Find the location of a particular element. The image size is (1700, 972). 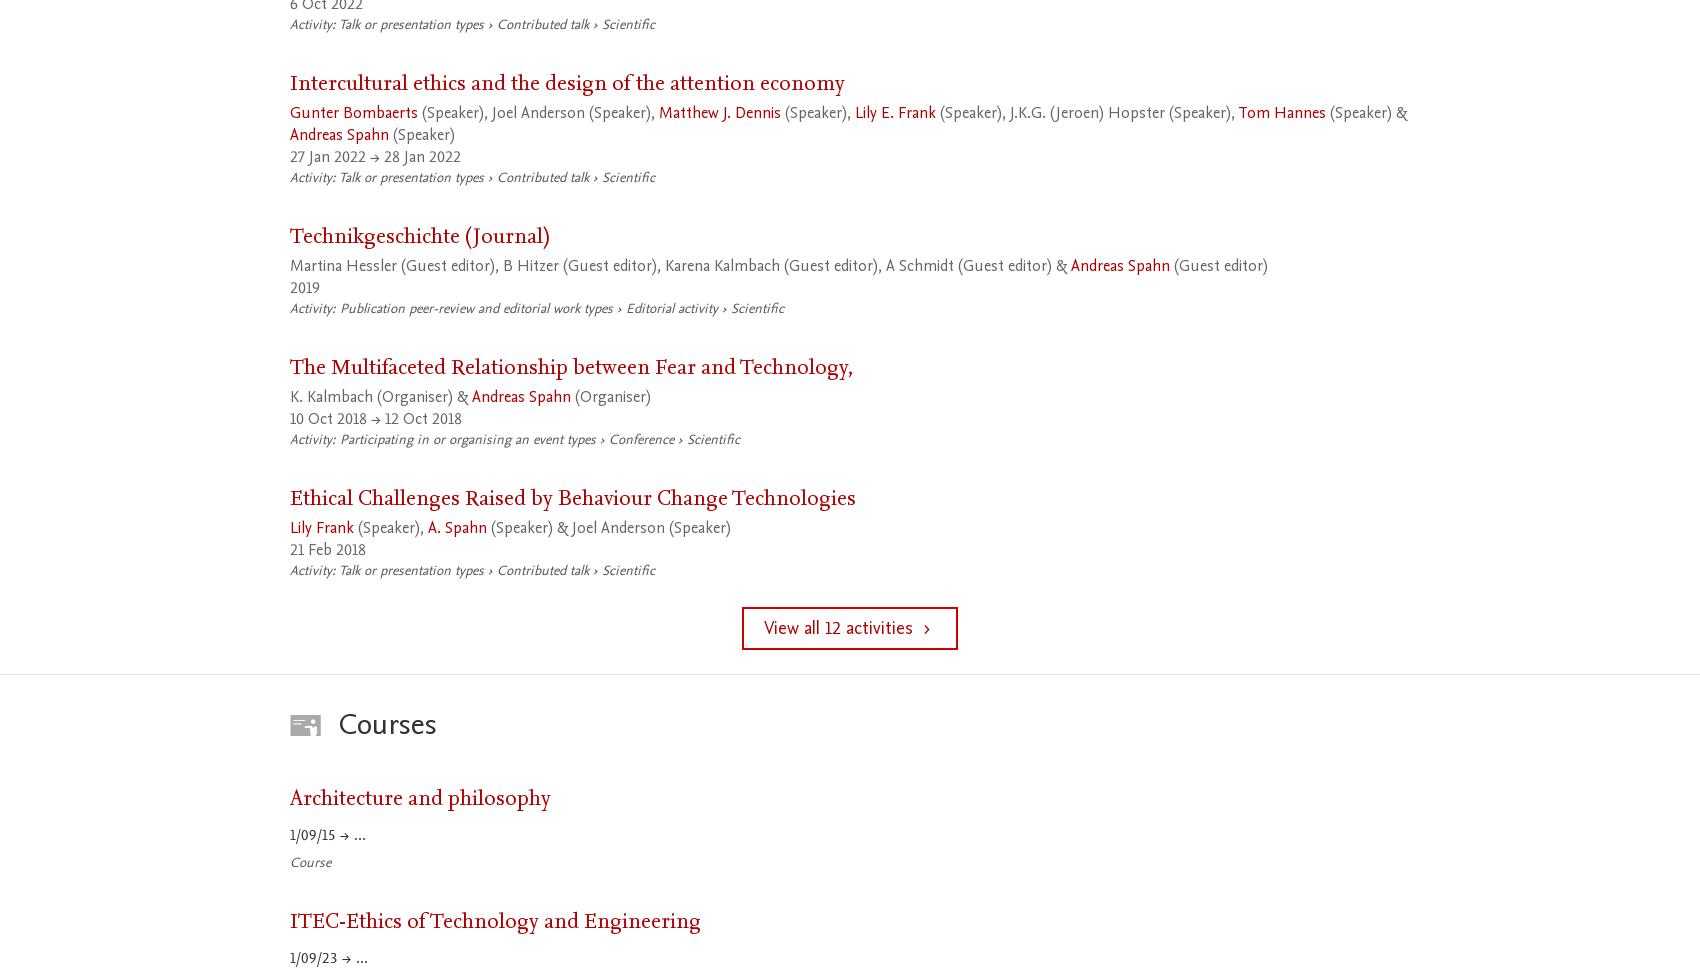

'21 Feb 2018' is located at coordinates (326, 548).